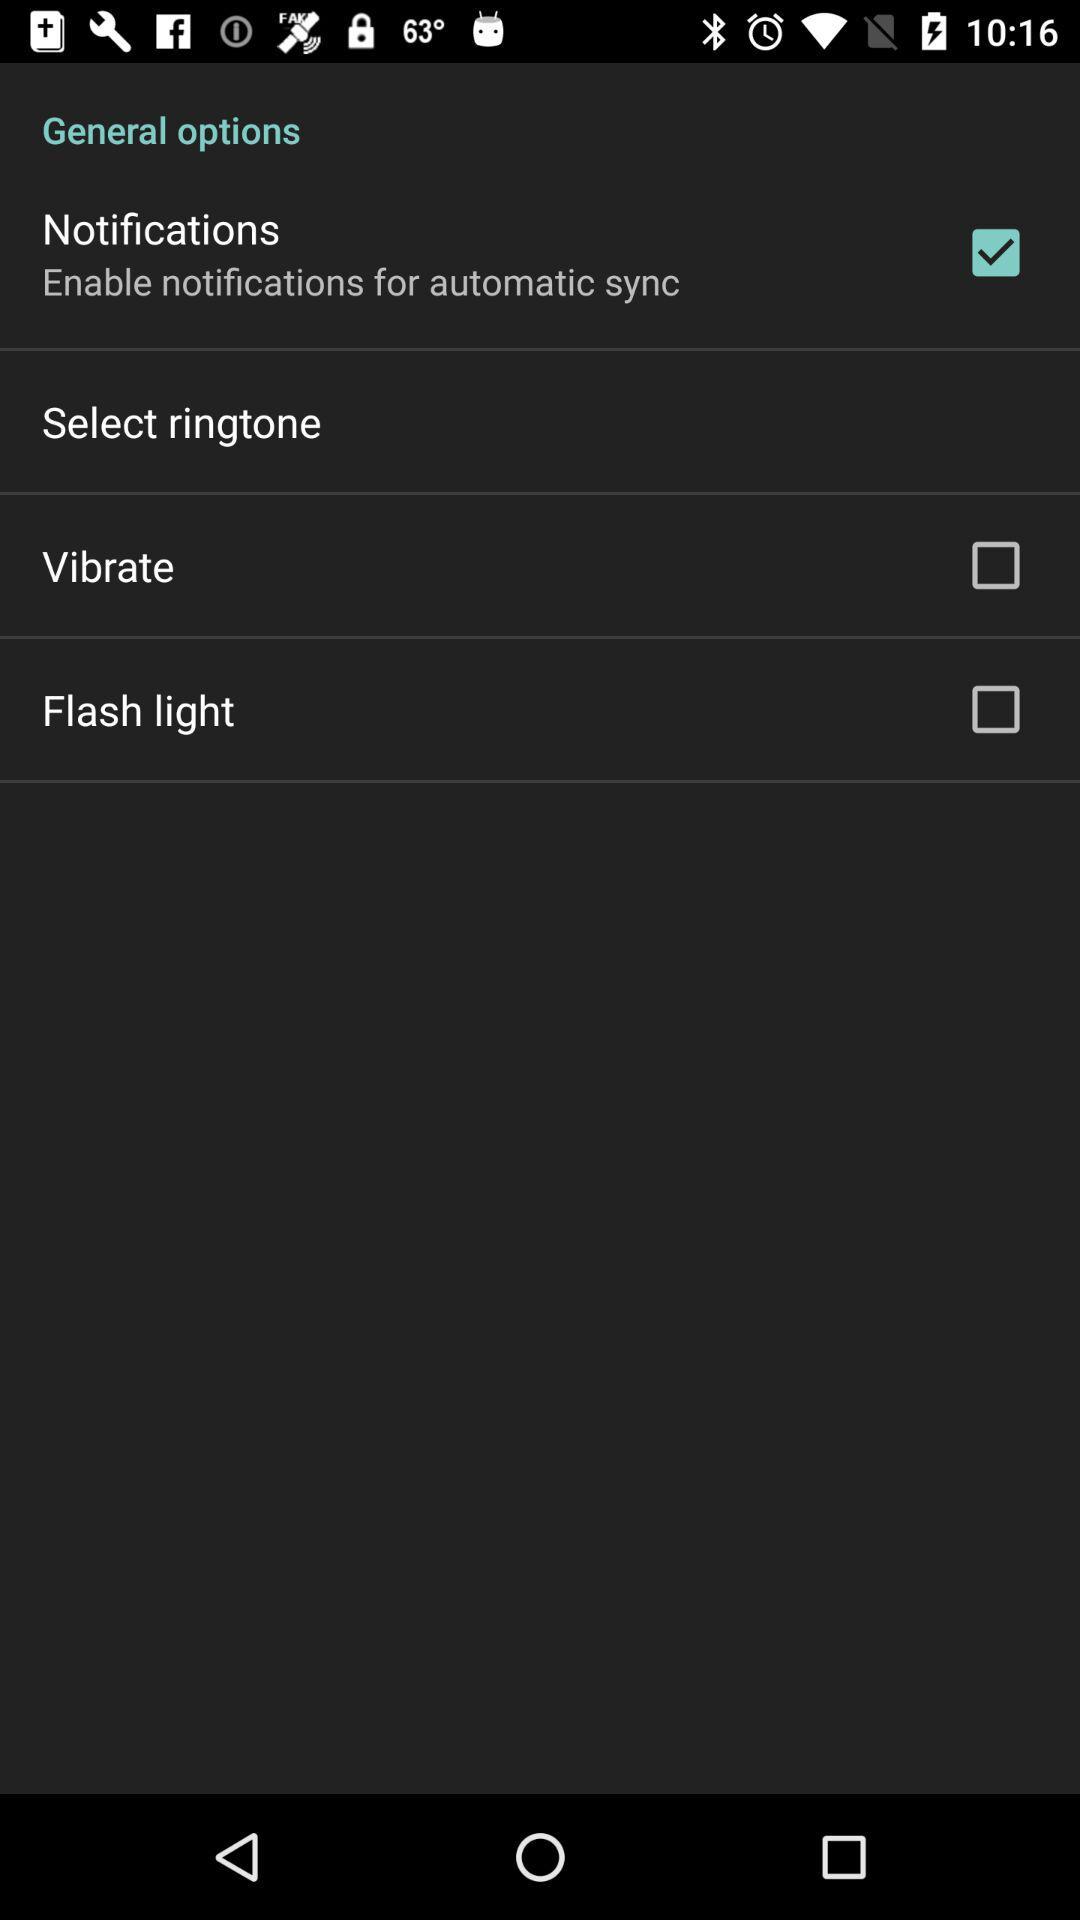  What do you see at coordinates (181, 420) in the screenshot?
I see `select ringtone item` at bounding box center [181, 420].